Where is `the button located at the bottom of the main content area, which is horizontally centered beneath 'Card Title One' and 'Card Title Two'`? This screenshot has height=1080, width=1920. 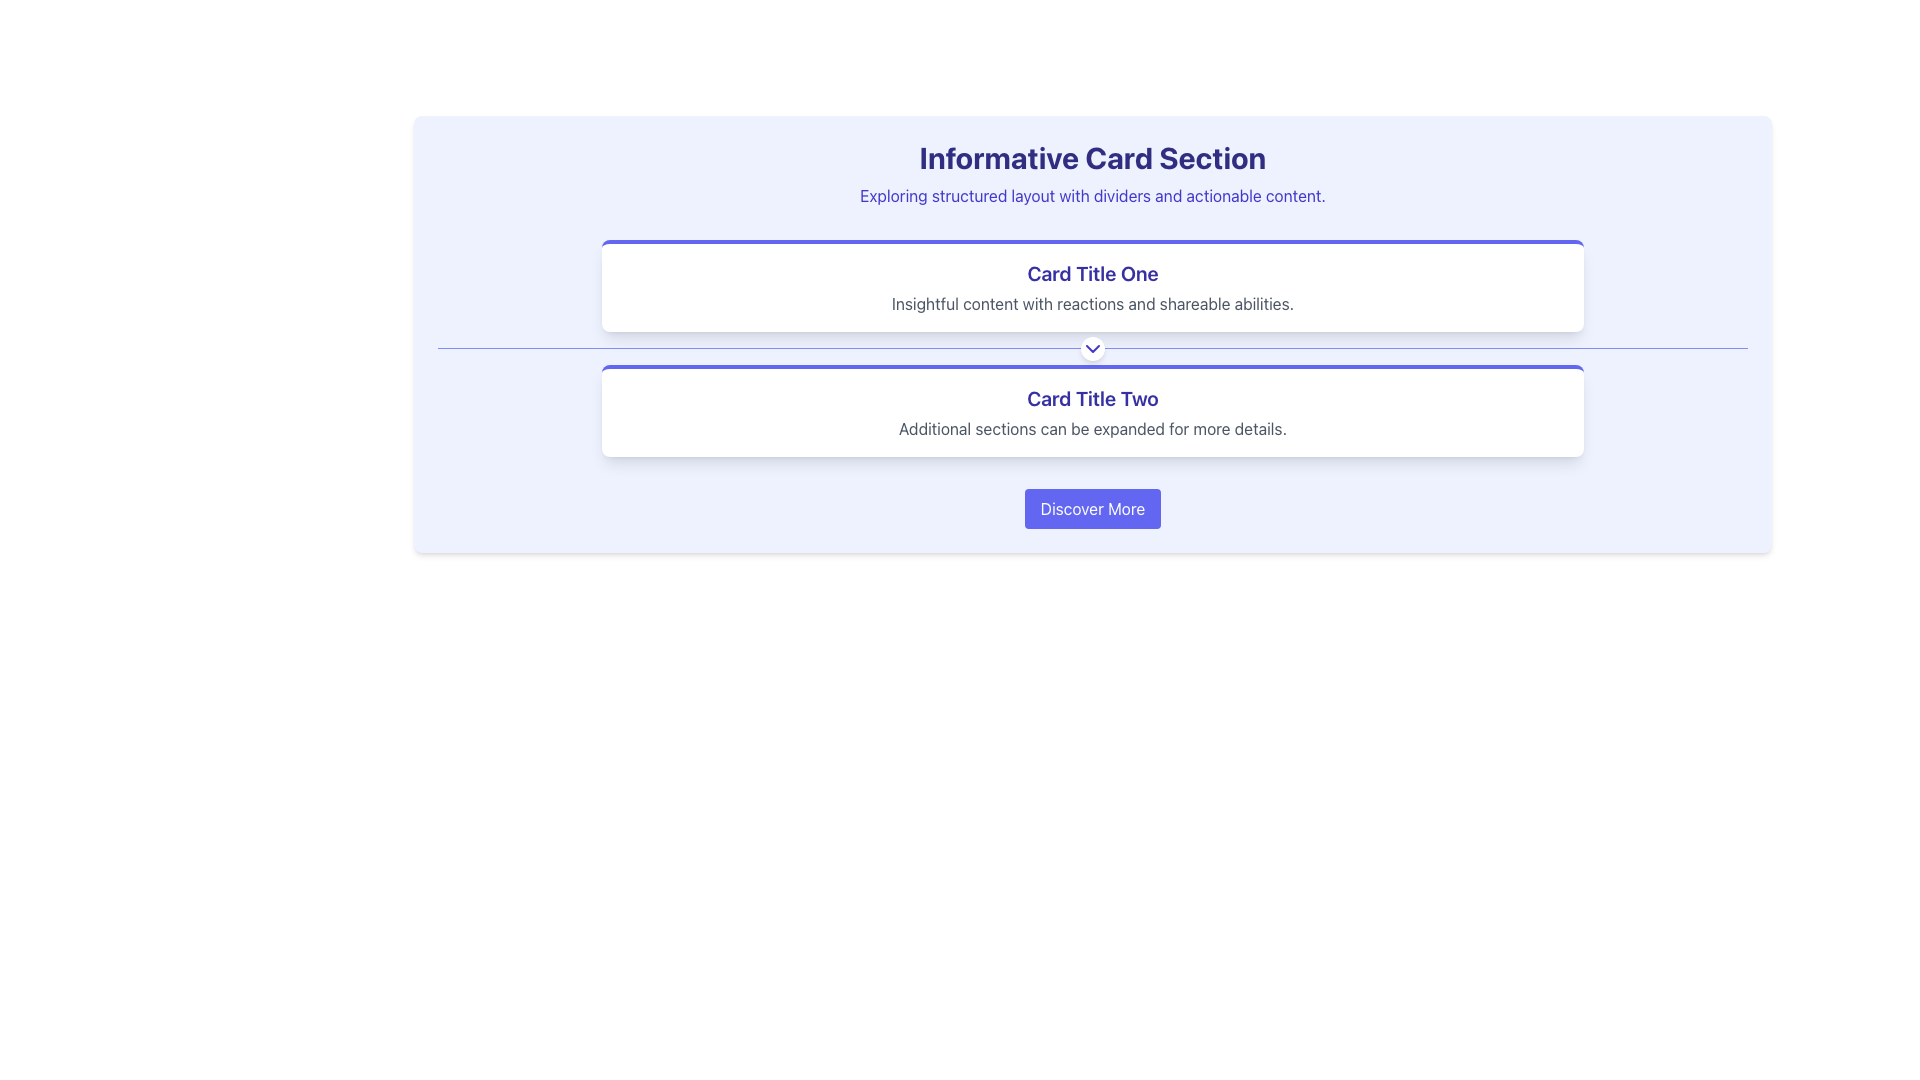 the button located at the bottom of the main content area, which is horizontally centered beneath 'Card Title One' and 'Card Title Two' is located at coordinates (1092, 508).